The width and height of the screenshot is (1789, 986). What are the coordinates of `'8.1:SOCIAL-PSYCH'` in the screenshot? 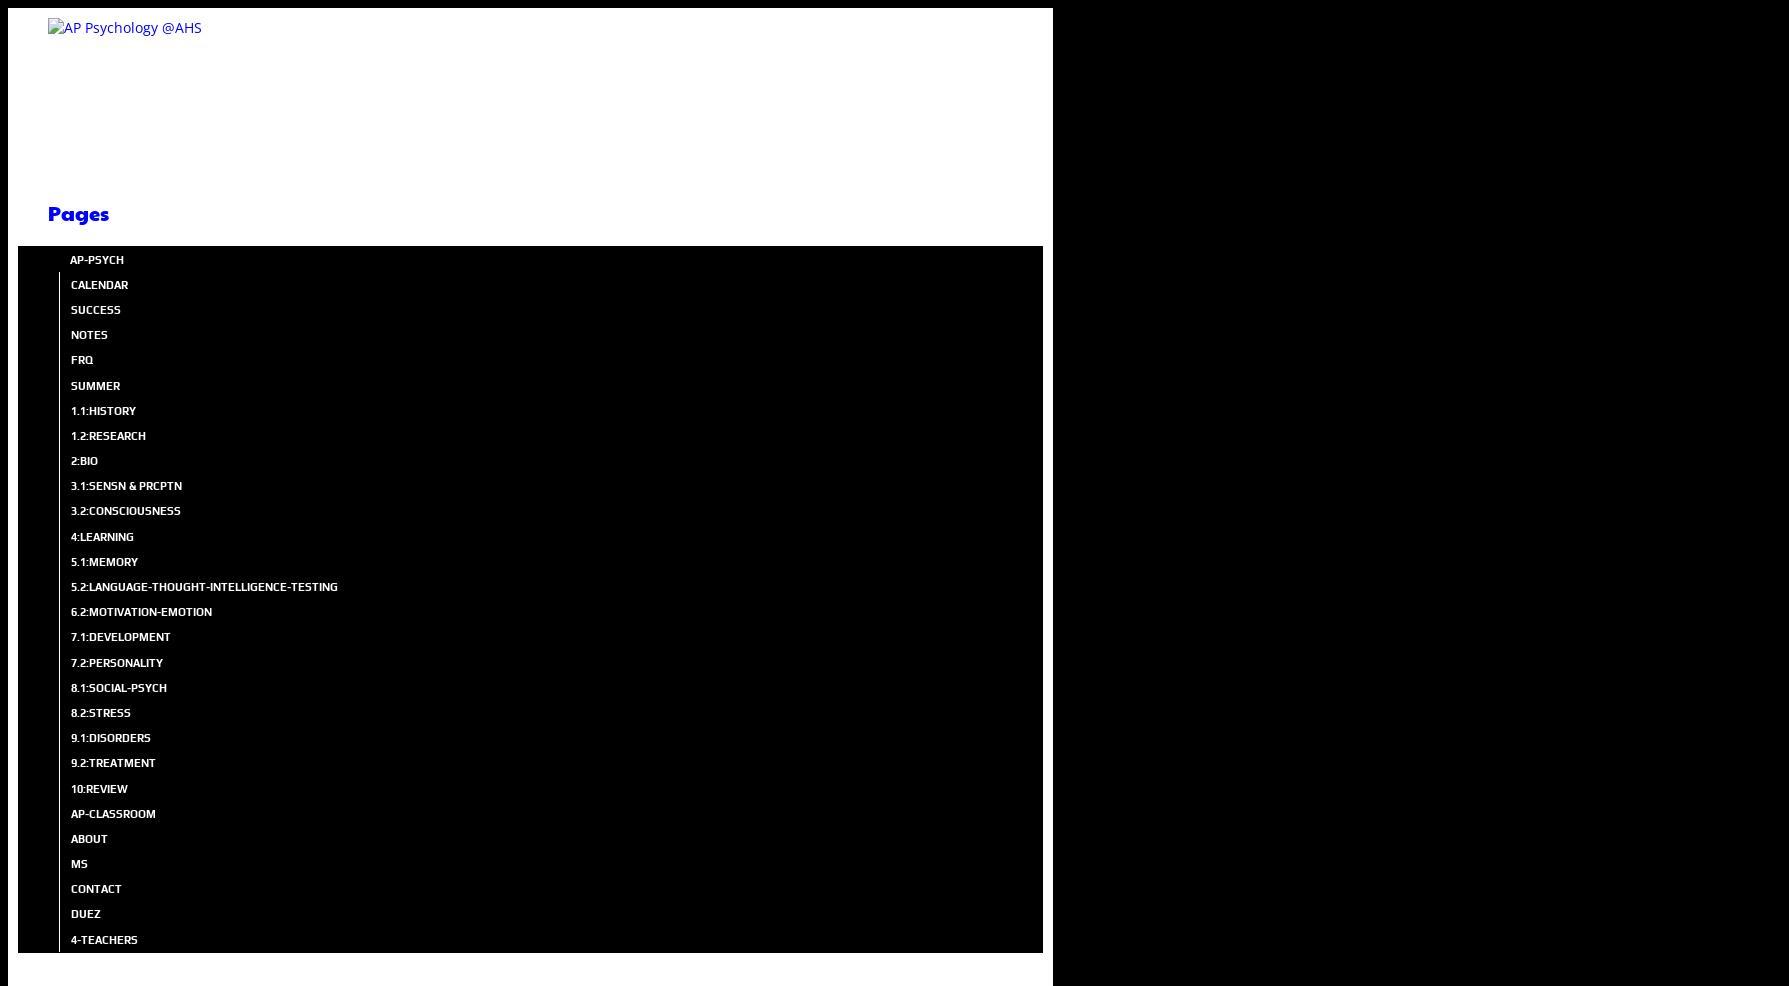 It's located at (118, 686).